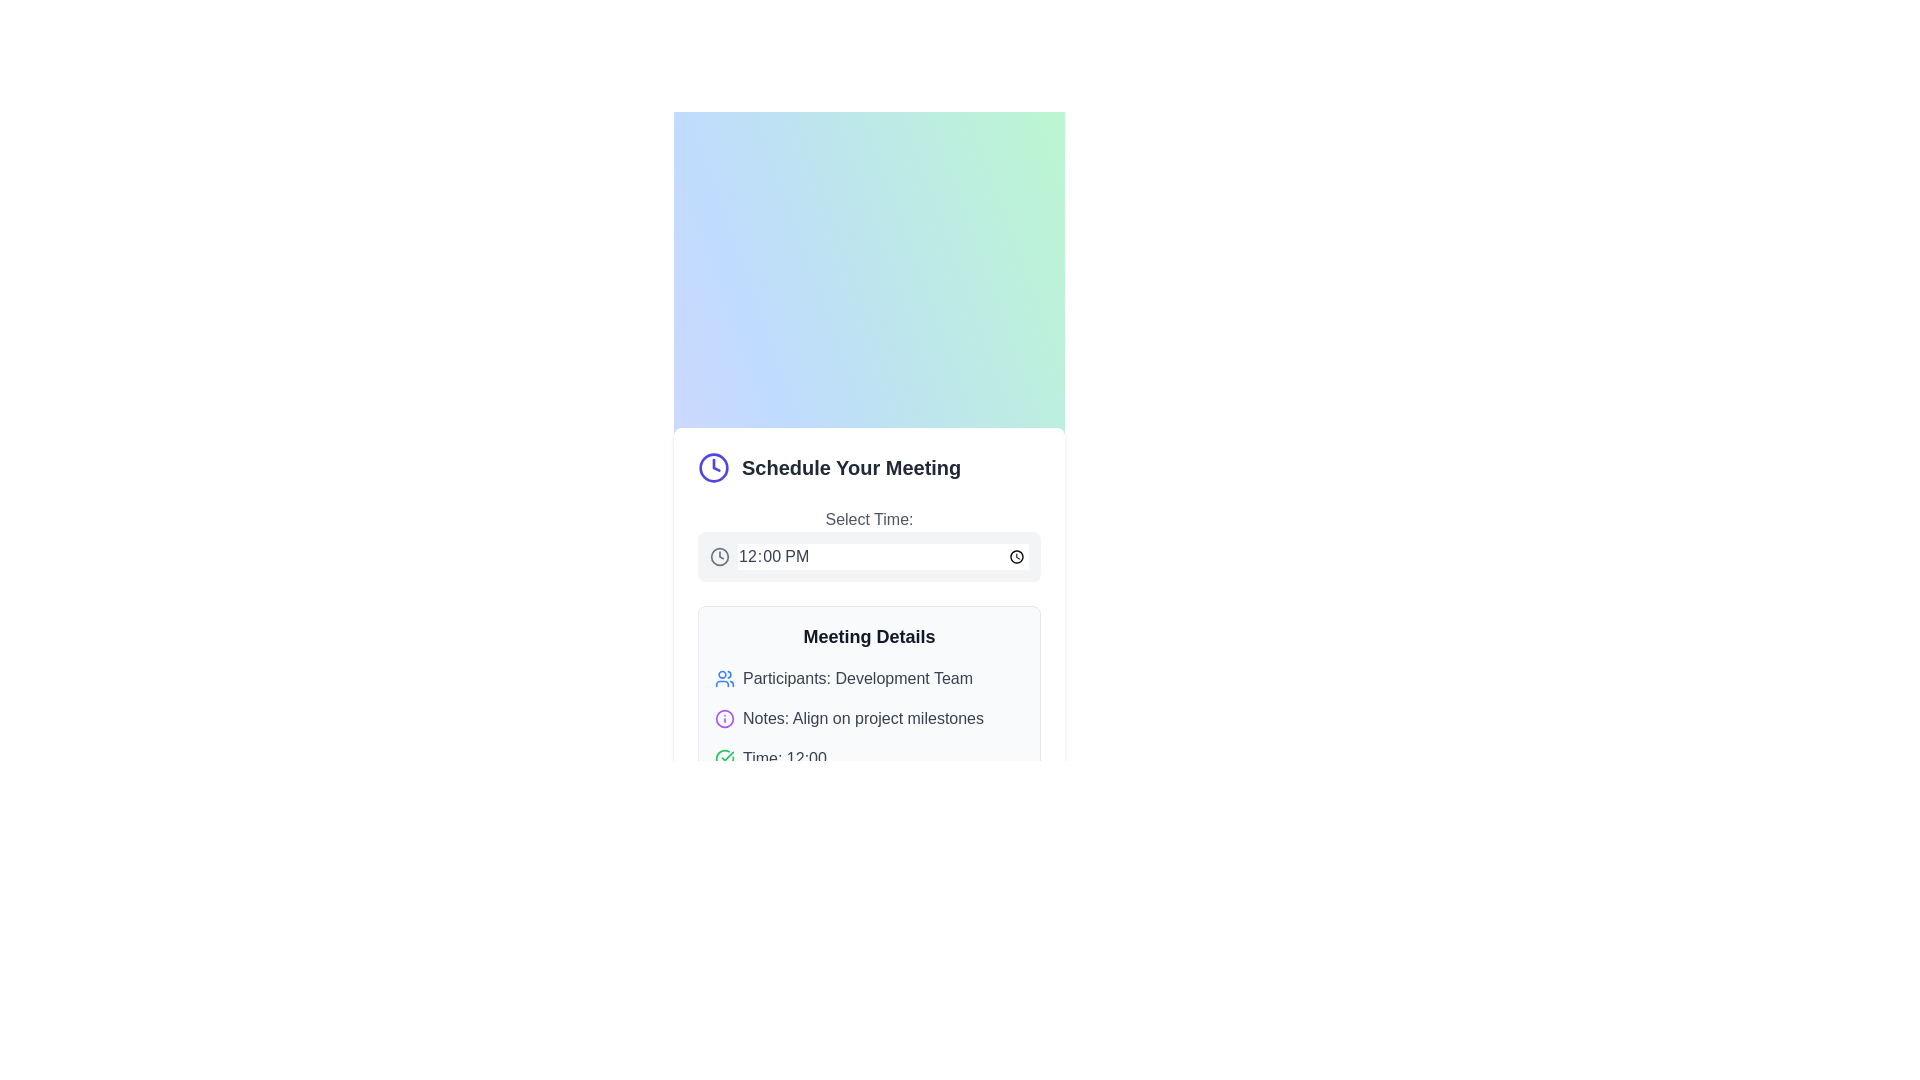  I want to click on information provided by the text label indicating the participants for the scheduled meeting, specifically for the group labeled as the 'Development Team', located in the second row of the 'Meeting Details' section, so click(858, 677).